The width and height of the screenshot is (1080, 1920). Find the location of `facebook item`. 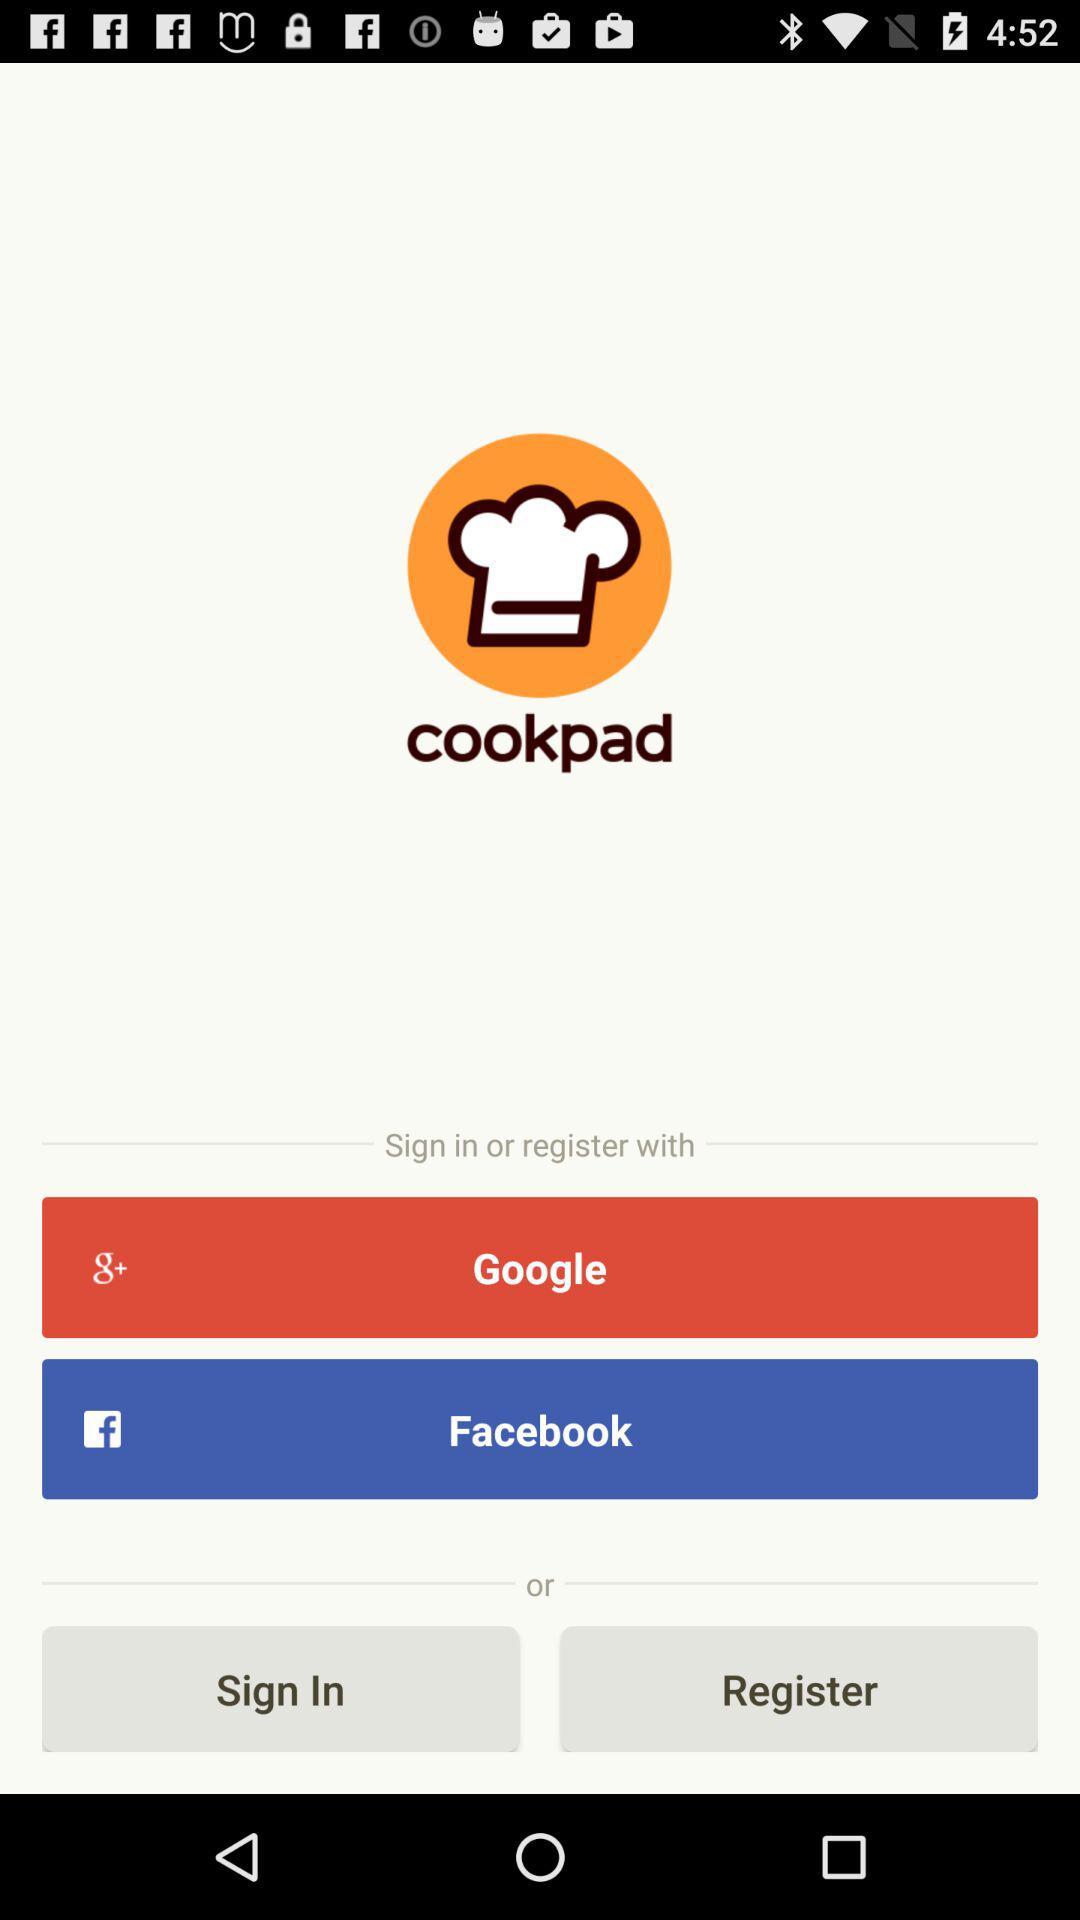

facebook item is located at coordinates (540, 1428).